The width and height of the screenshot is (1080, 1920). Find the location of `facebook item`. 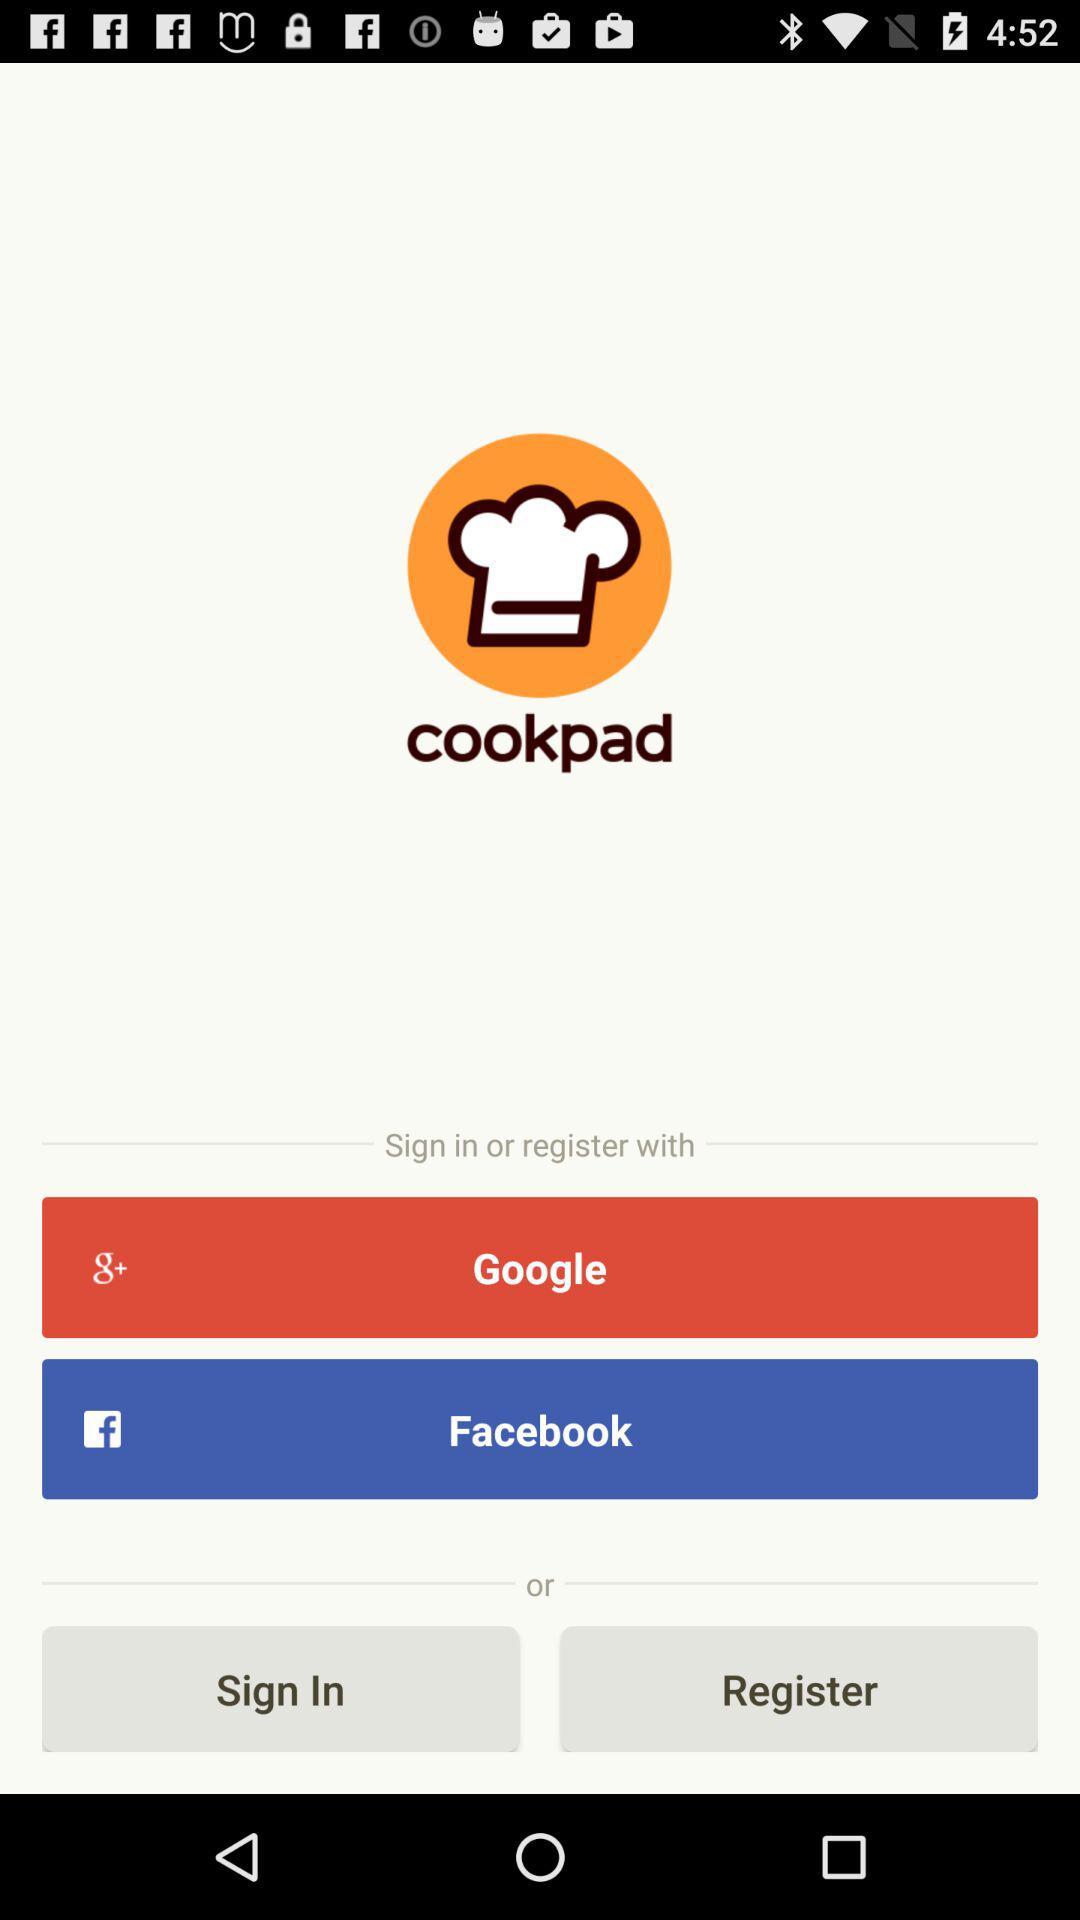

facebook item is located at coordinates (540, 1428).